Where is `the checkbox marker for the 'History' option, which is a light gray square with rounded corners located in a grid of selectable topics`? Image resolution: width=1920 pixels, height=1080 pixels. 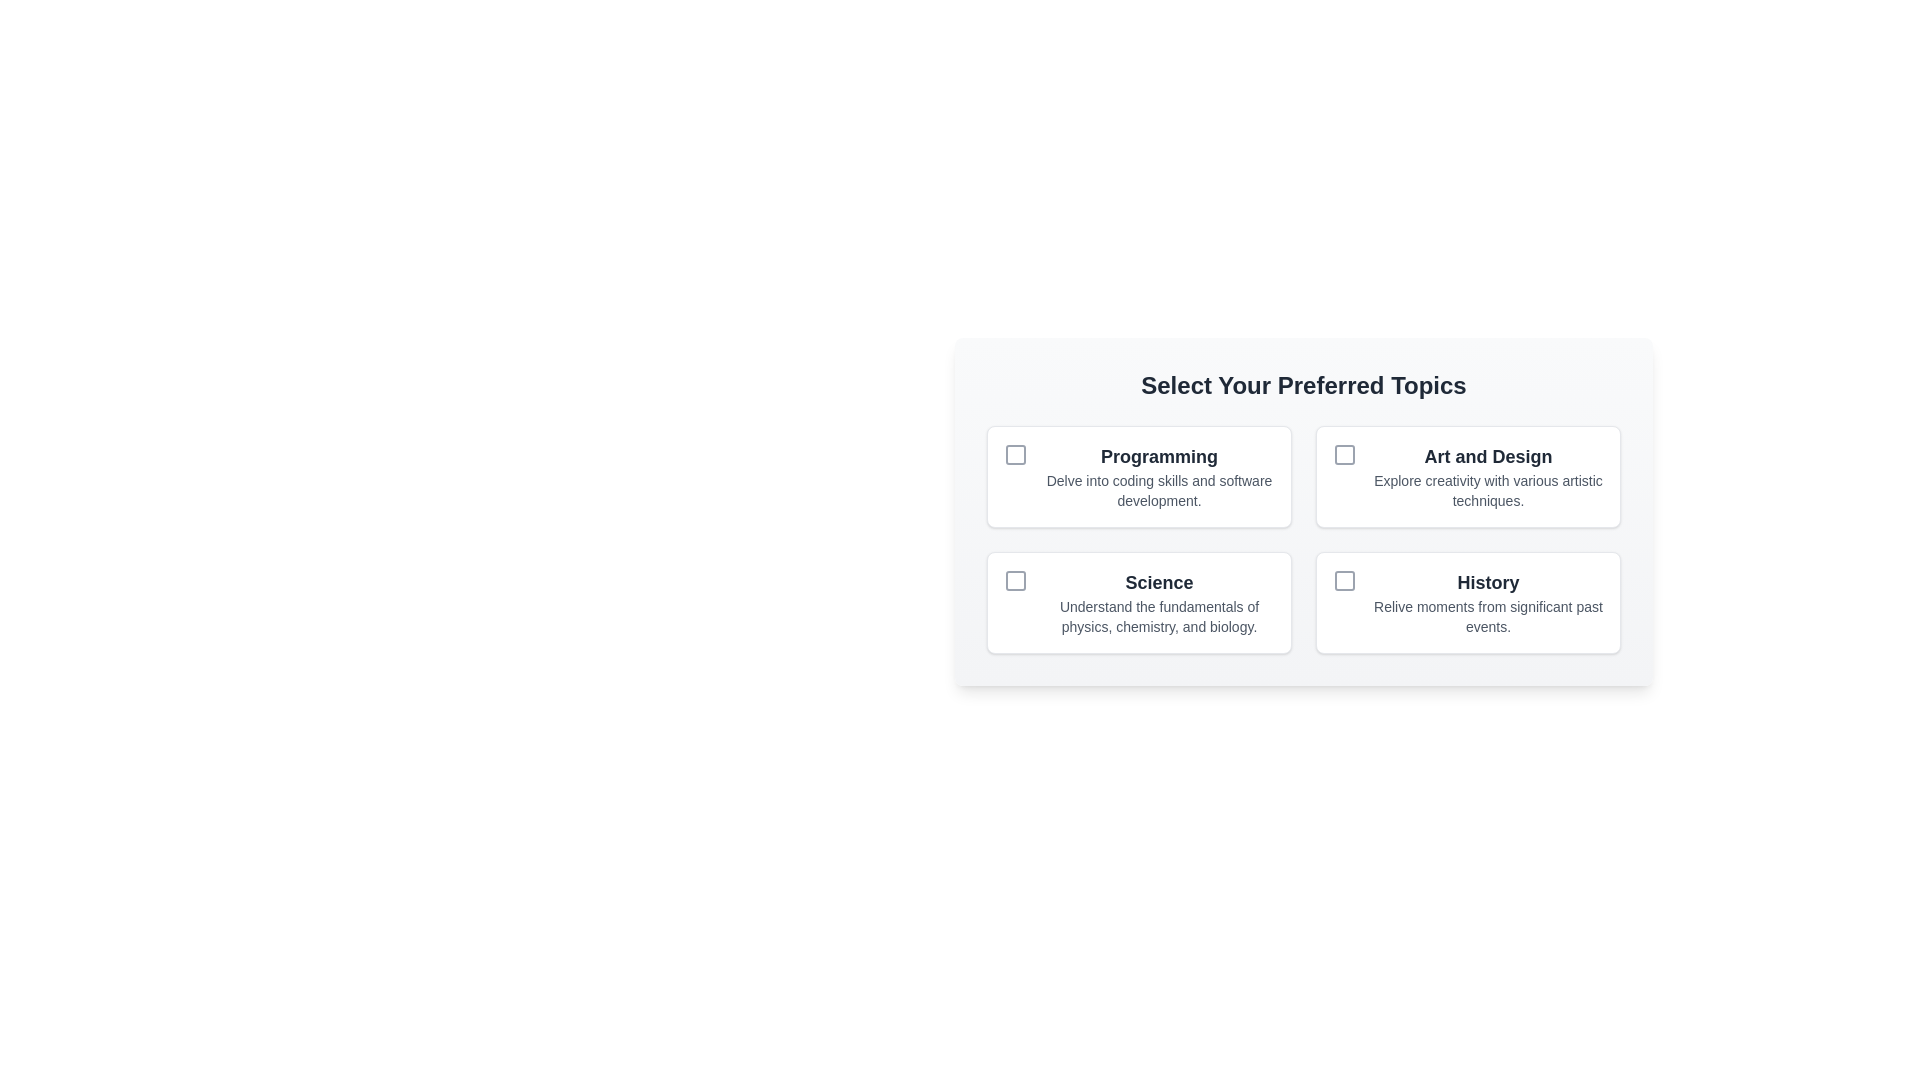 the checkbox marker for the 'History' option, which is a light gray square with rounded corners located in a grid of selectable topics is located at coordinates (1344, 581).